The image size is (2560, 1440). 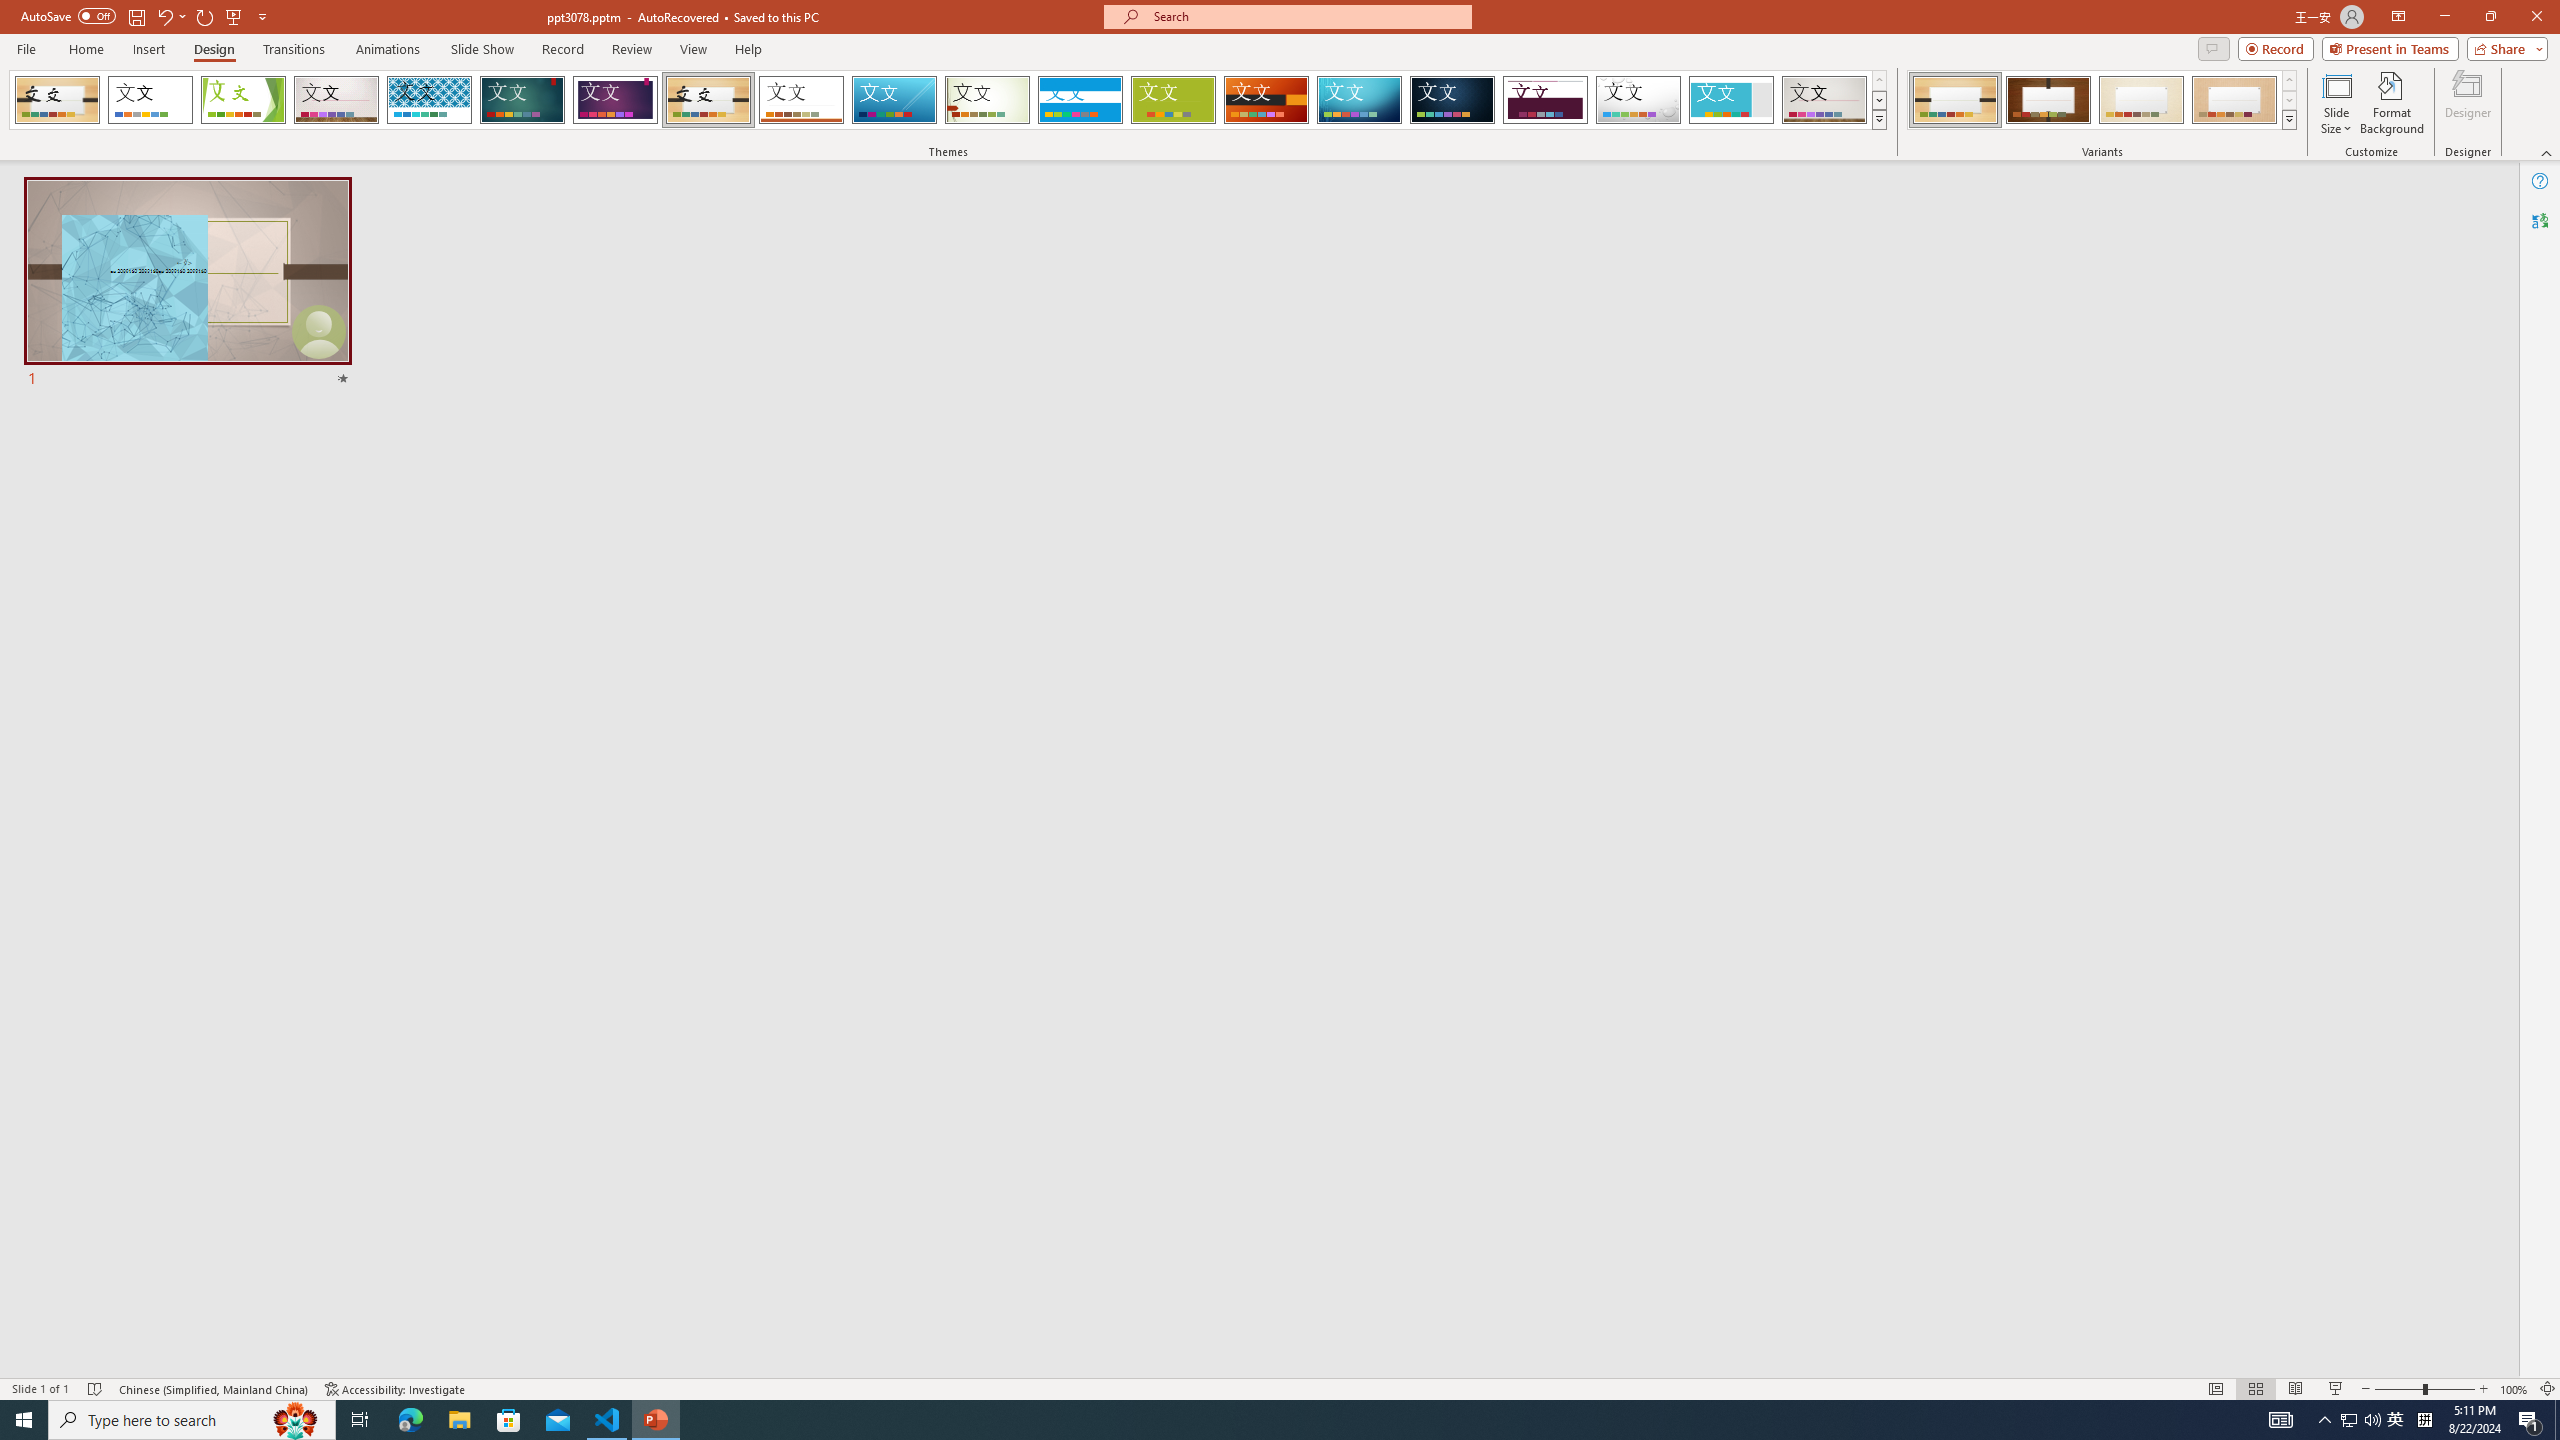 What do you see at coordinates (1879, 118) in the screenshot?
I see `'Themes'` at bounding box center [1879, 118].